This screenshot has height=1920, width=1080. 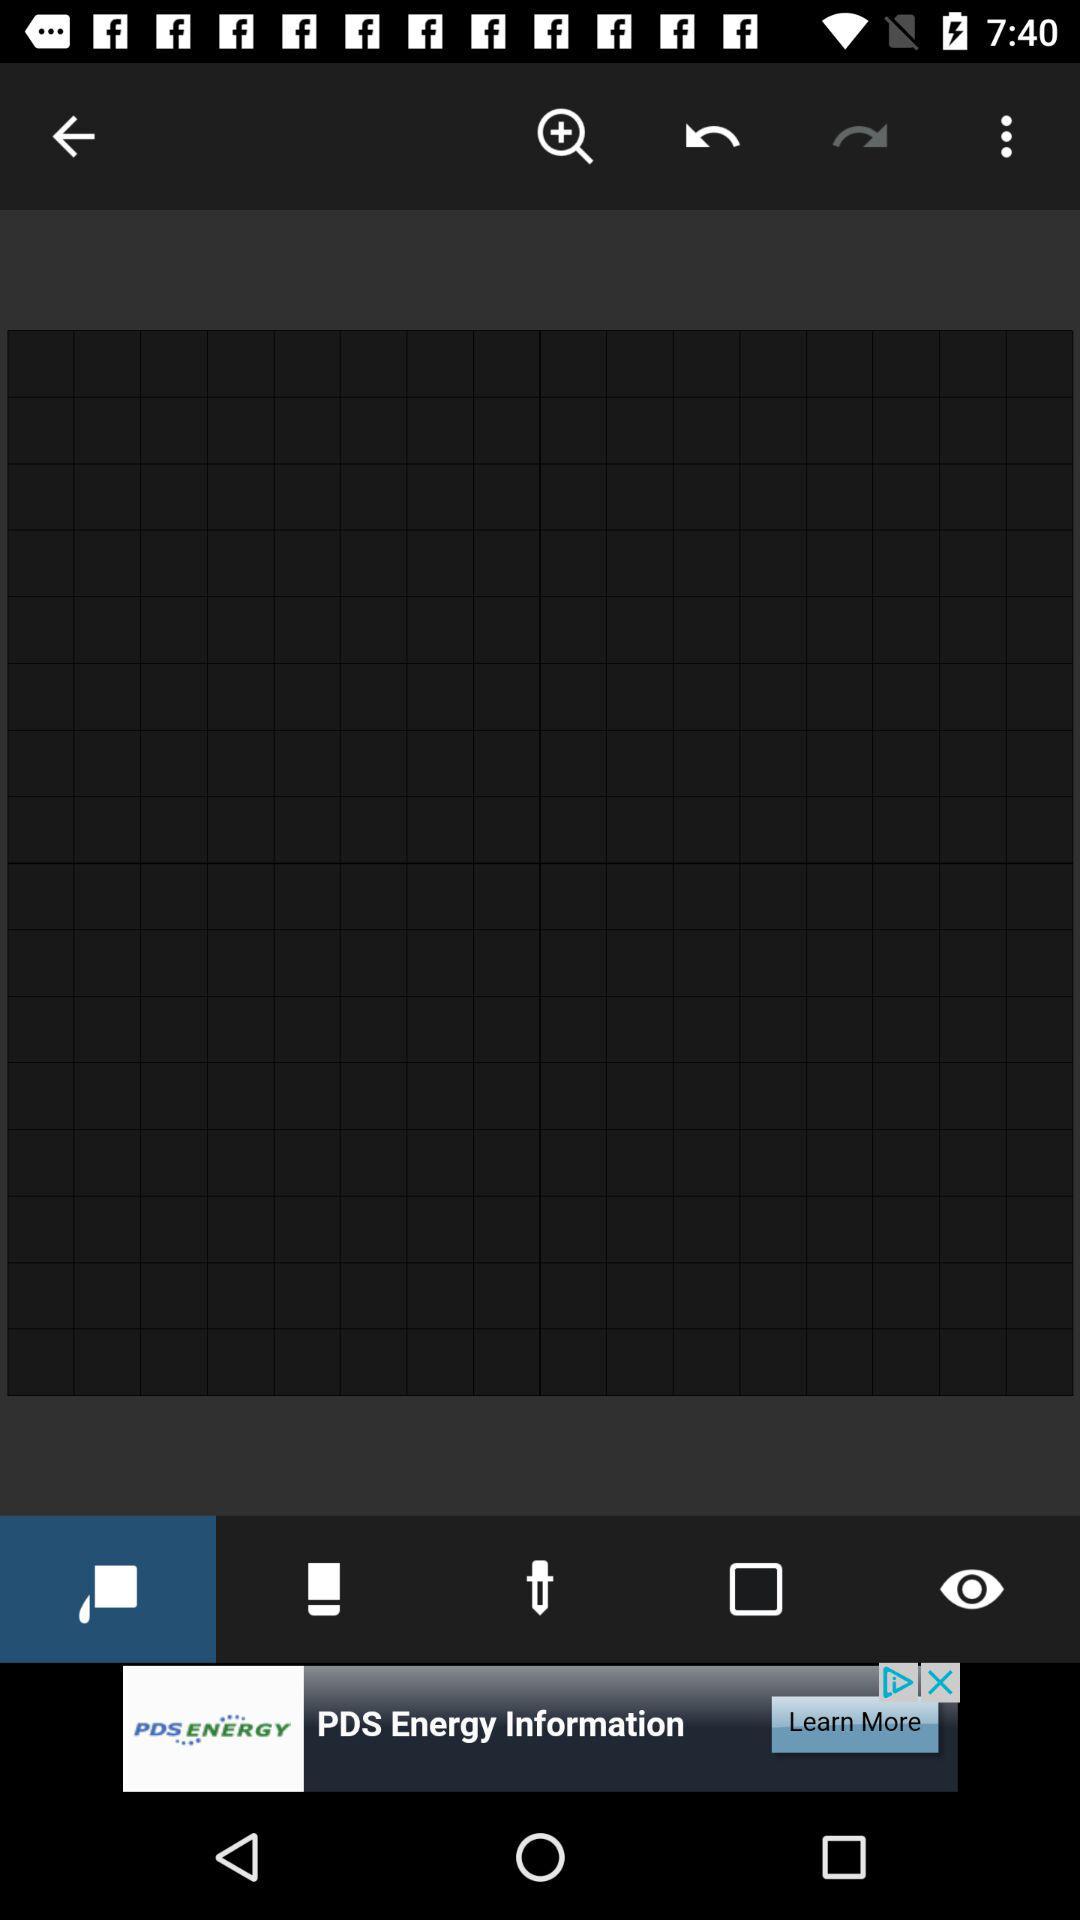 What do you see at coordinates (711, 135) in the screenshot?
I see `share option` at bounding box center [711, 135].